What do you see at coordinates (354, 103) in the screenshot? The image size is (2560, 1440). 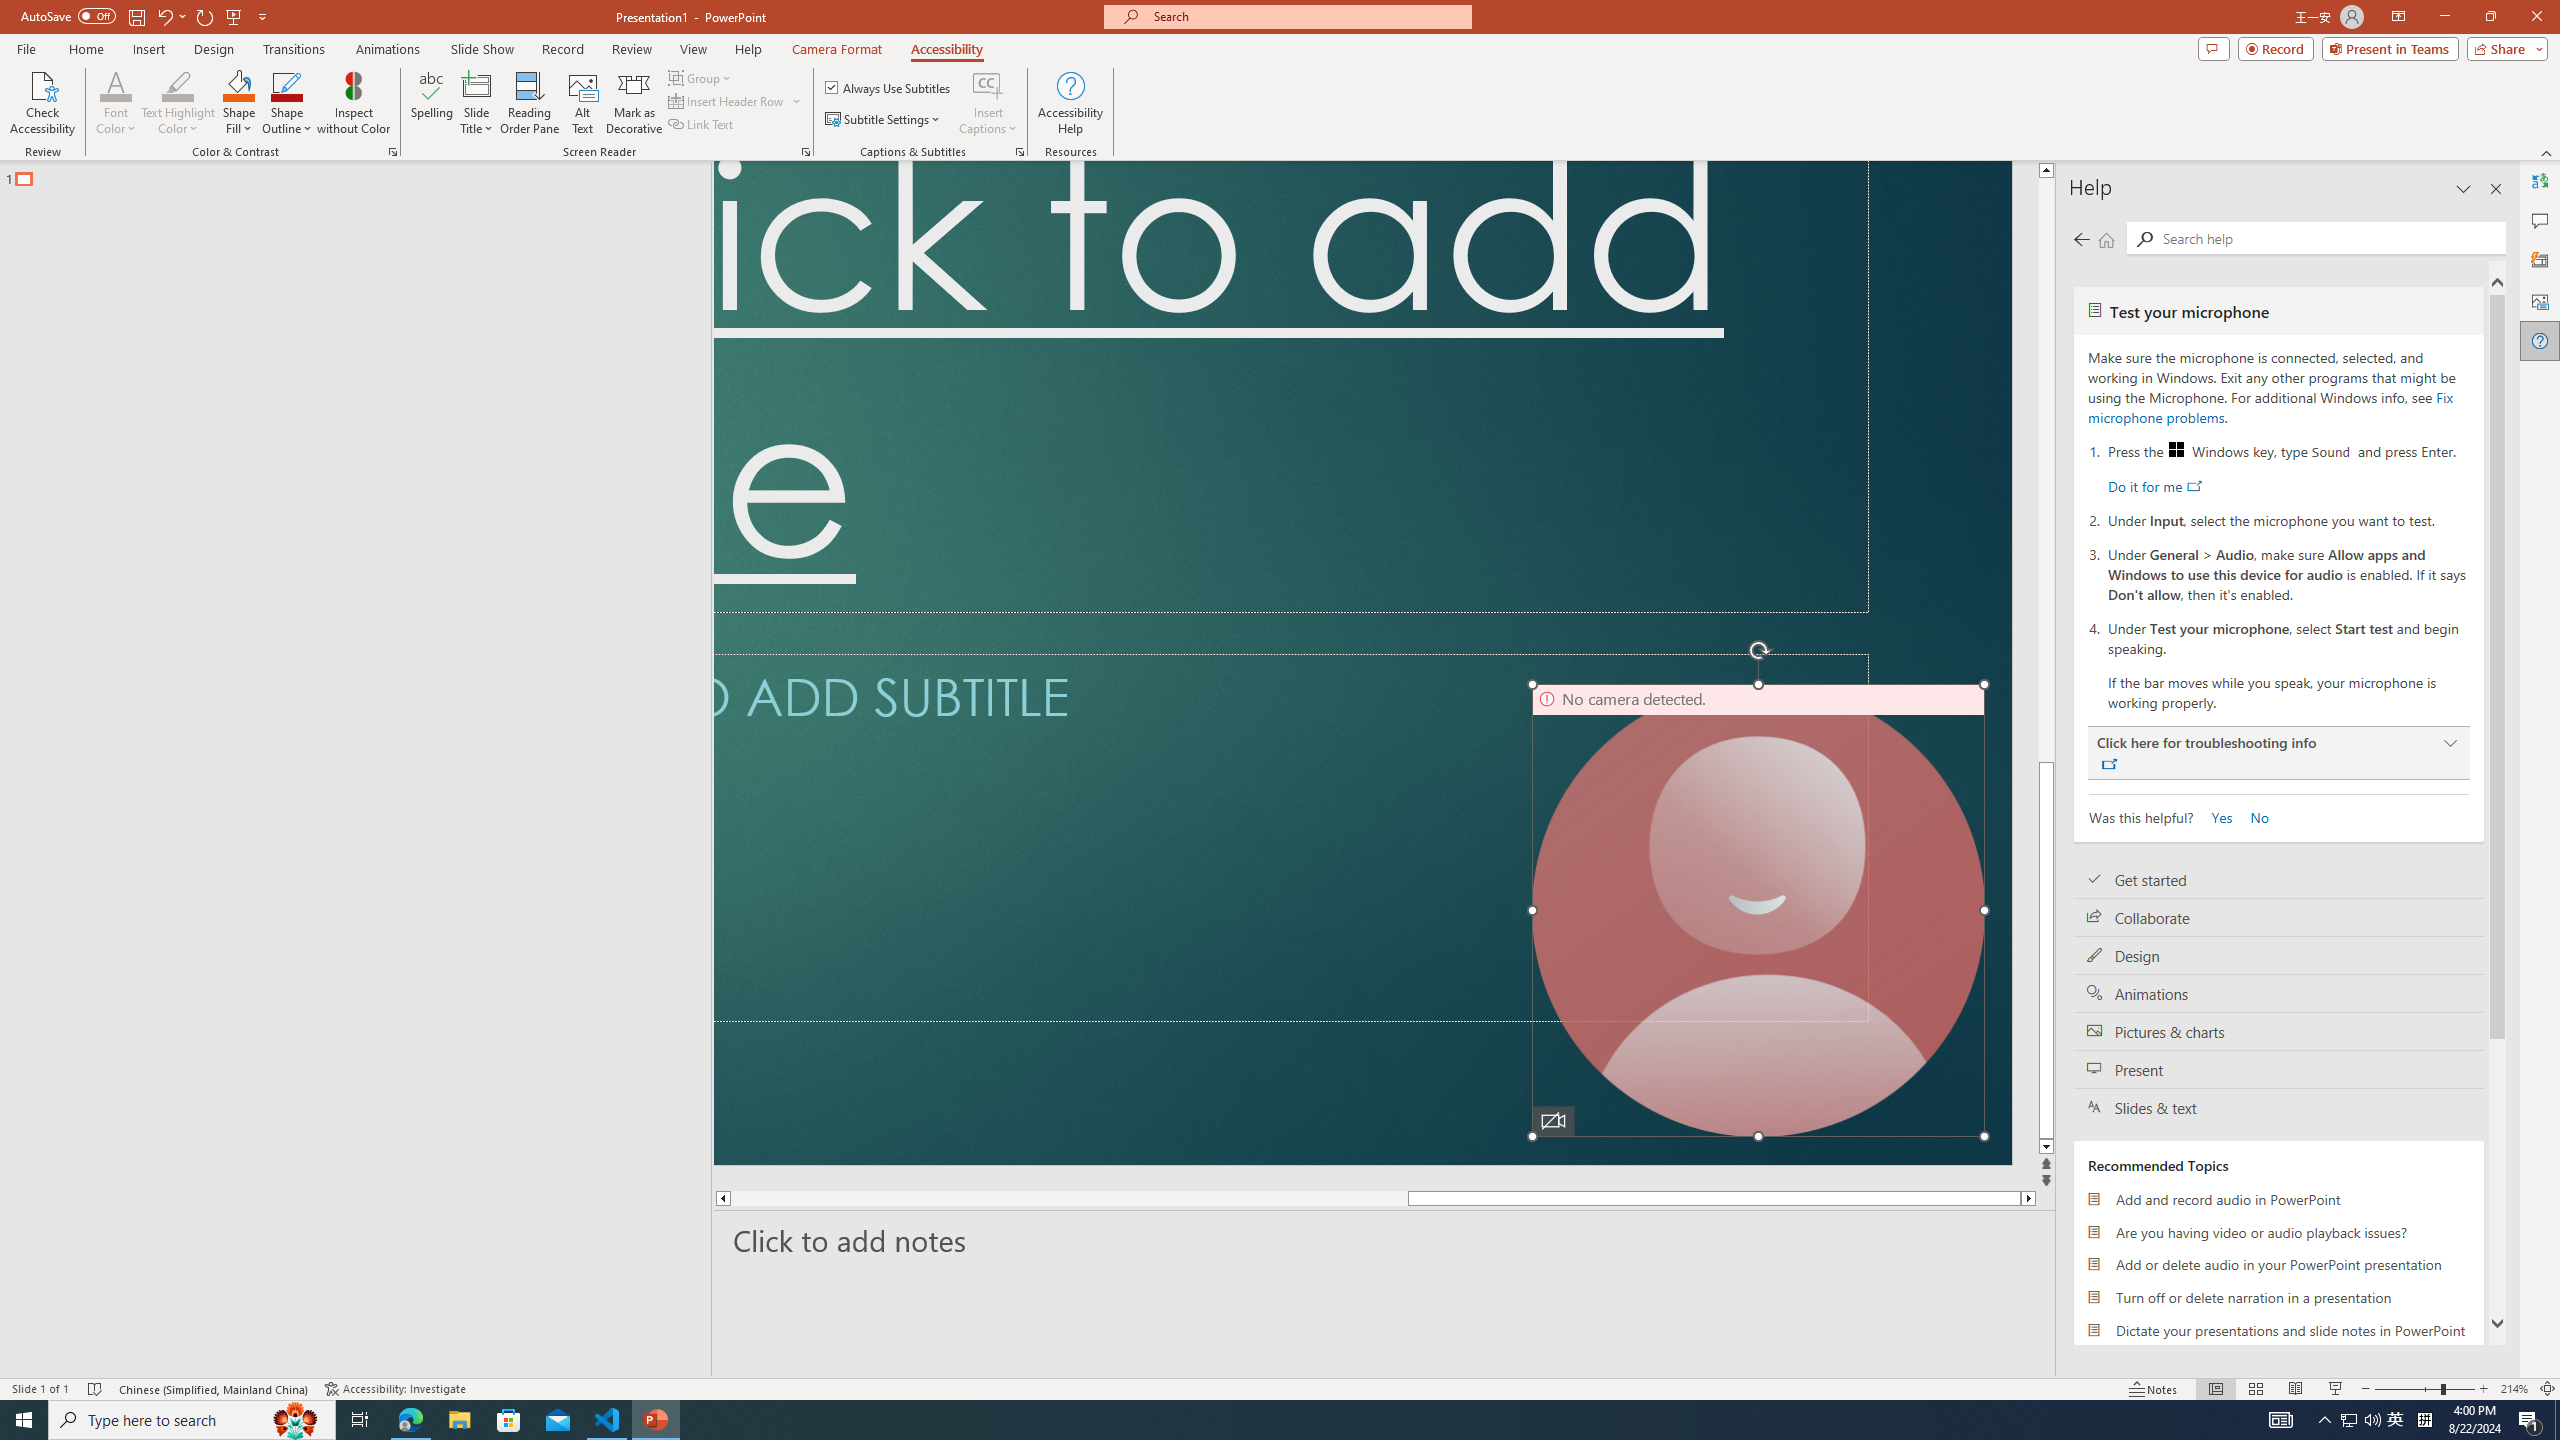 I see `'Inspect without Color'` at bounding box center [354, 103].